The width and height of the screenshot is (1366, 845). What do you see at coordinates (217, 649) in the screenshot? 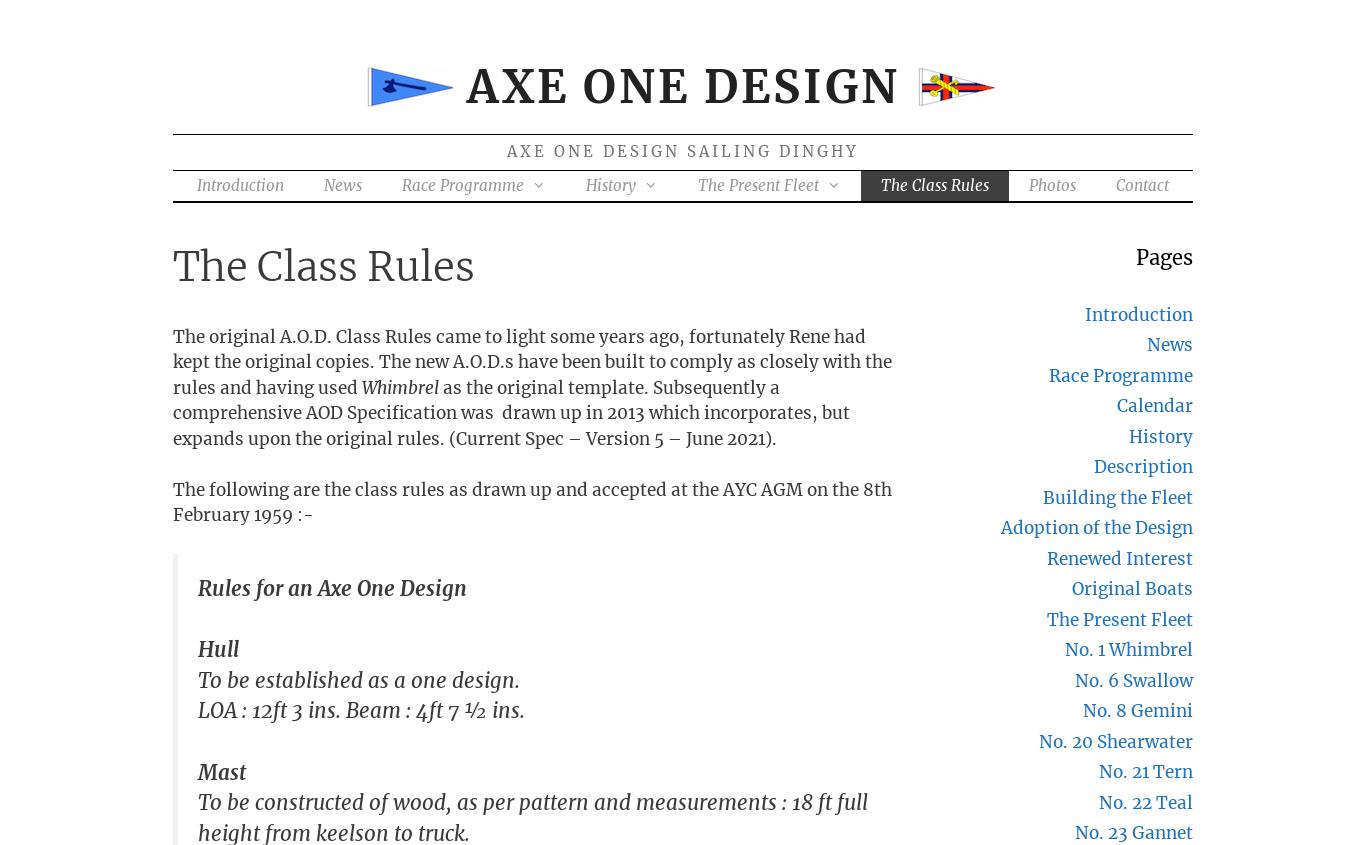
I see `'Hull'` at bounding box center [217, 649].